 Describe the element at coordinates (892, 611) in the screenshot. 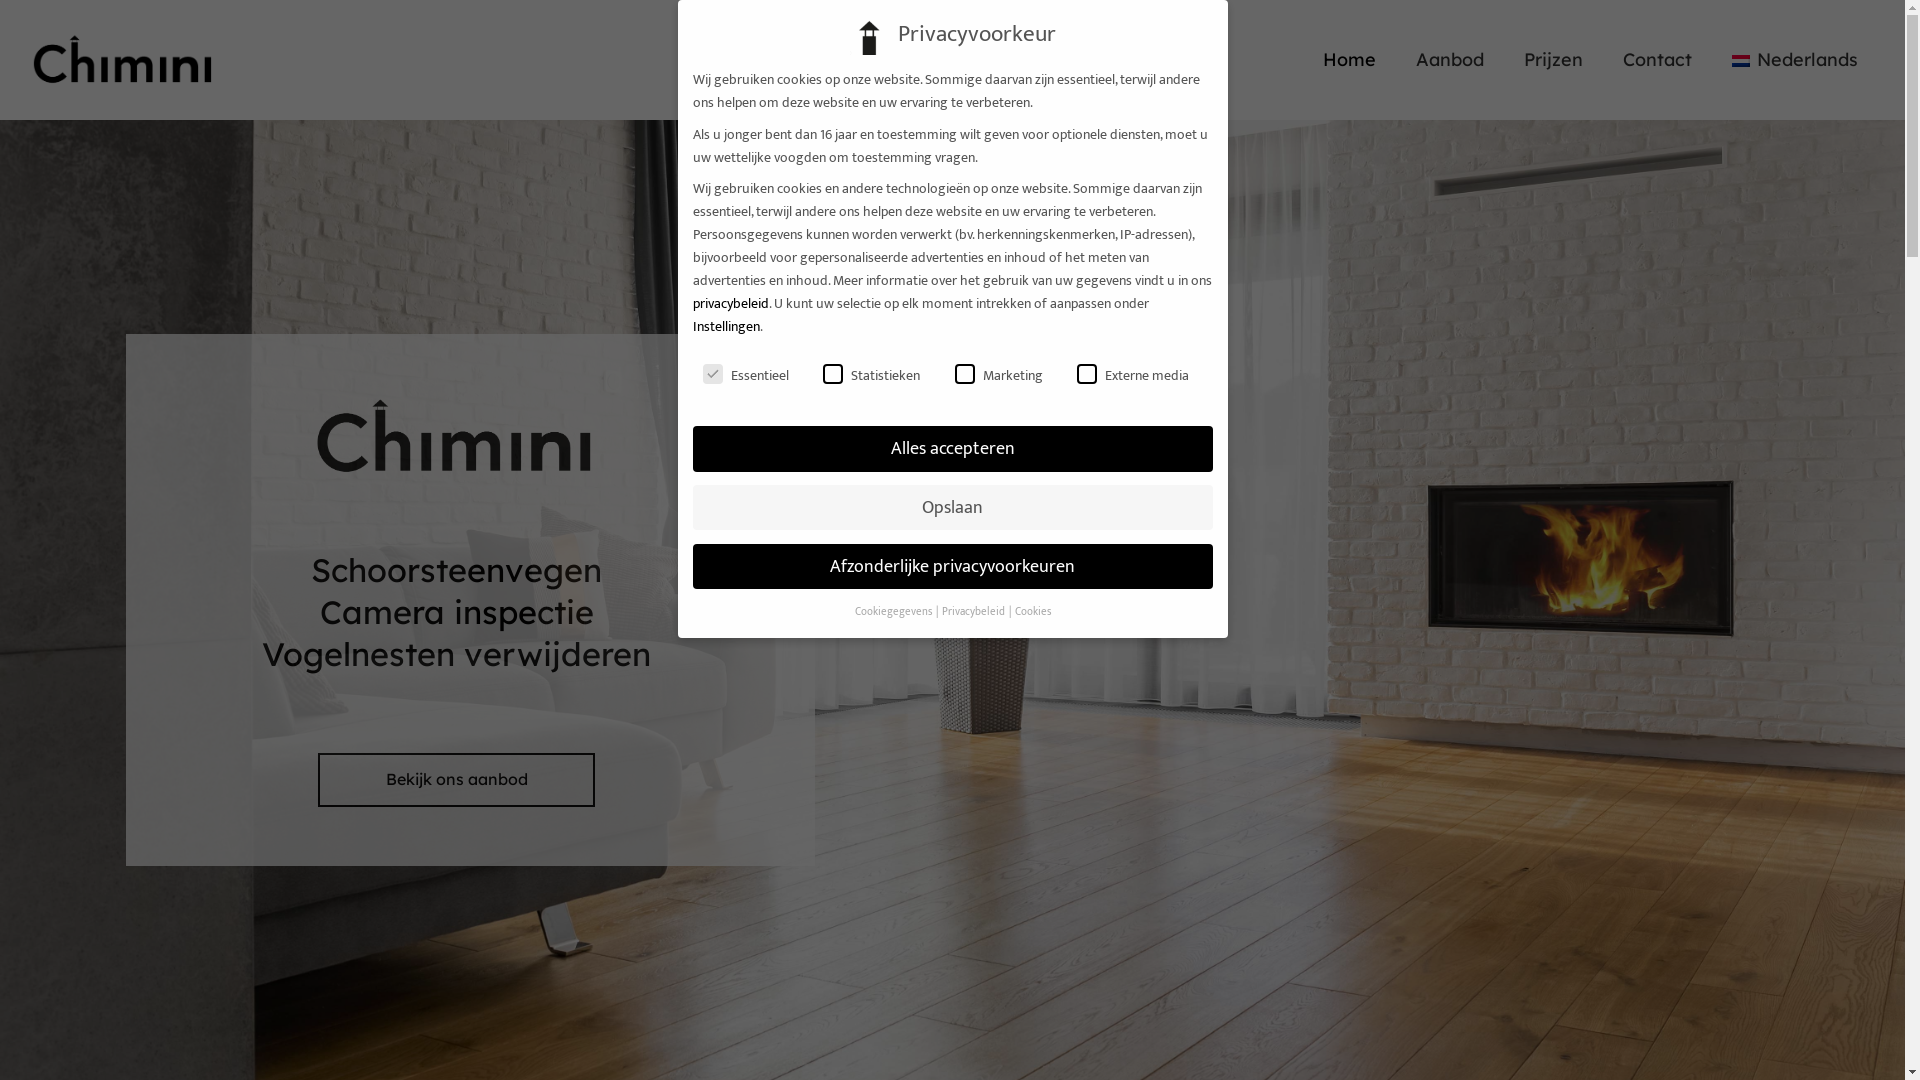

I see `'Cookiegegevens'` at that location.